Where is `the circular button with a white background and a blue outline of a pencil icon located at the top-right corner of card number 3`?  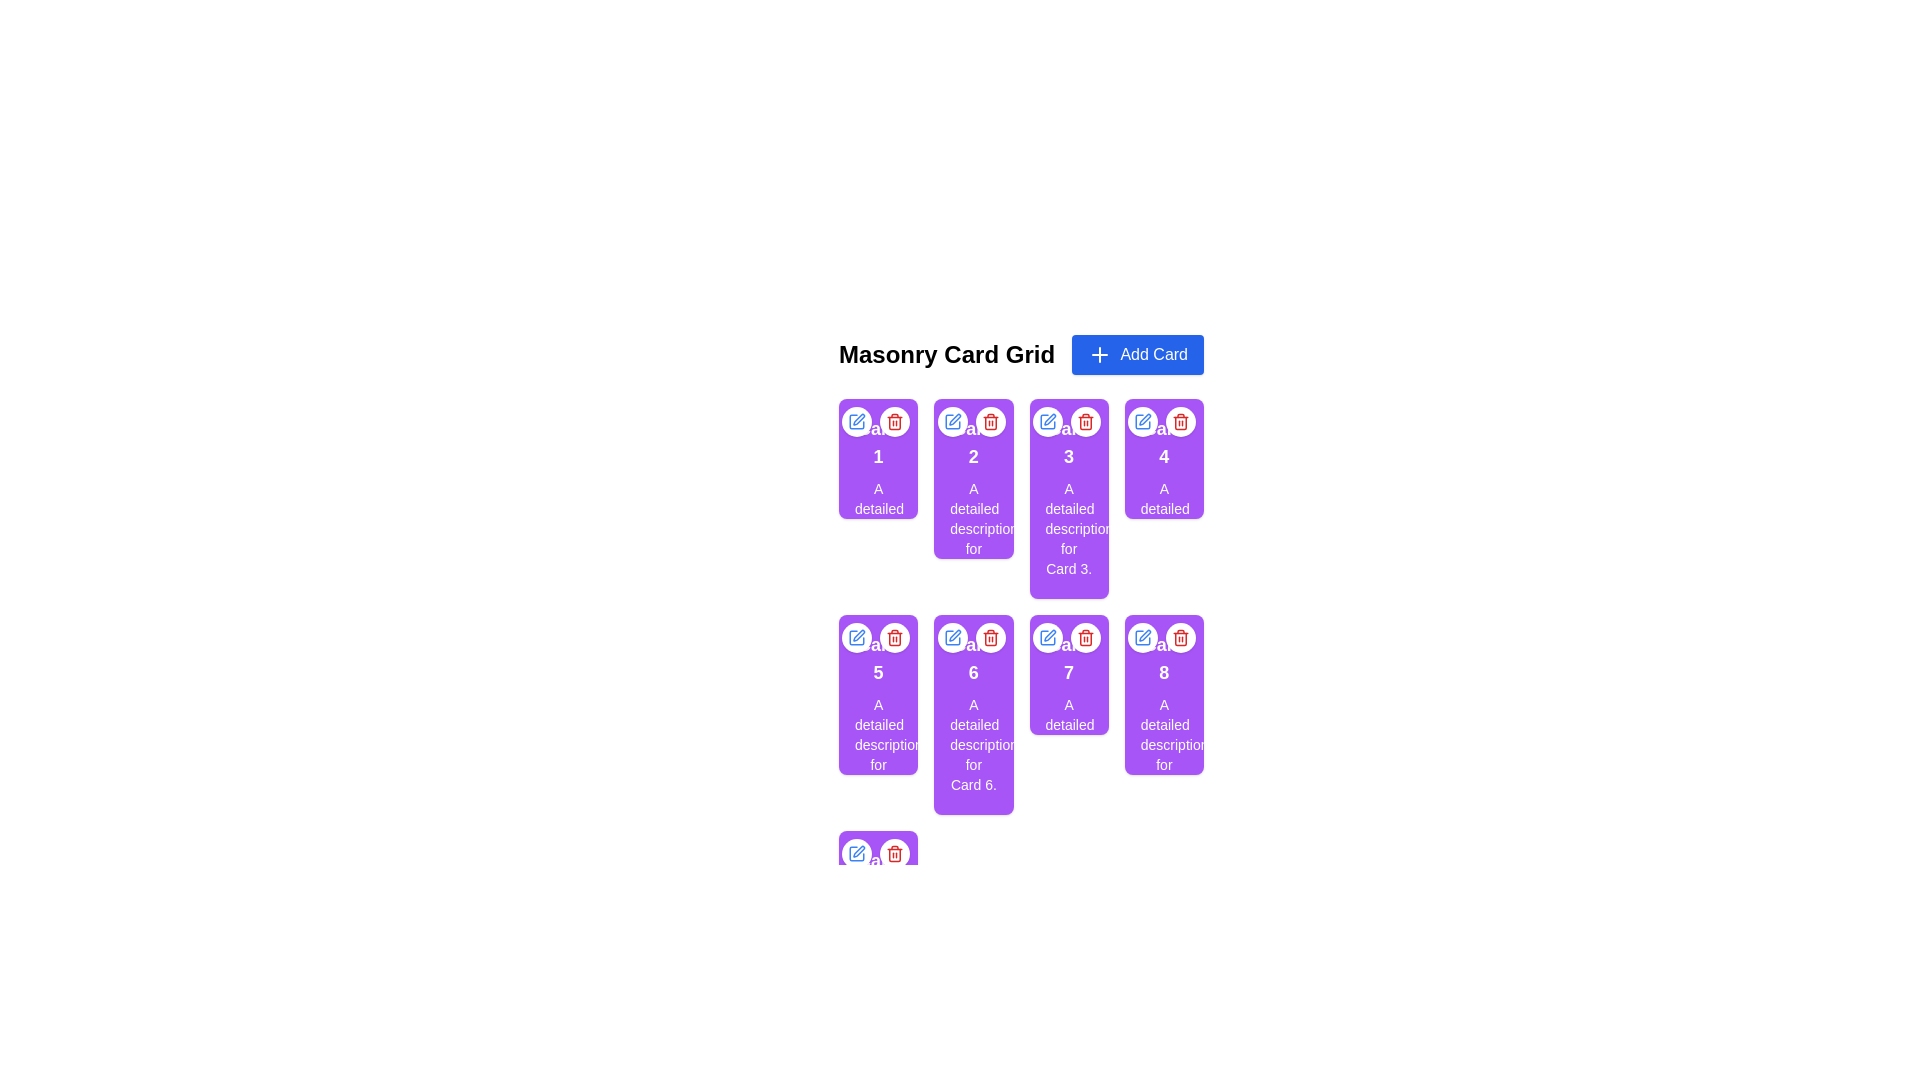
the circular button with a white background and a blue outline of a pencil icon located at the top-right corner of card number 3 is located at coordinates (1046, 420).